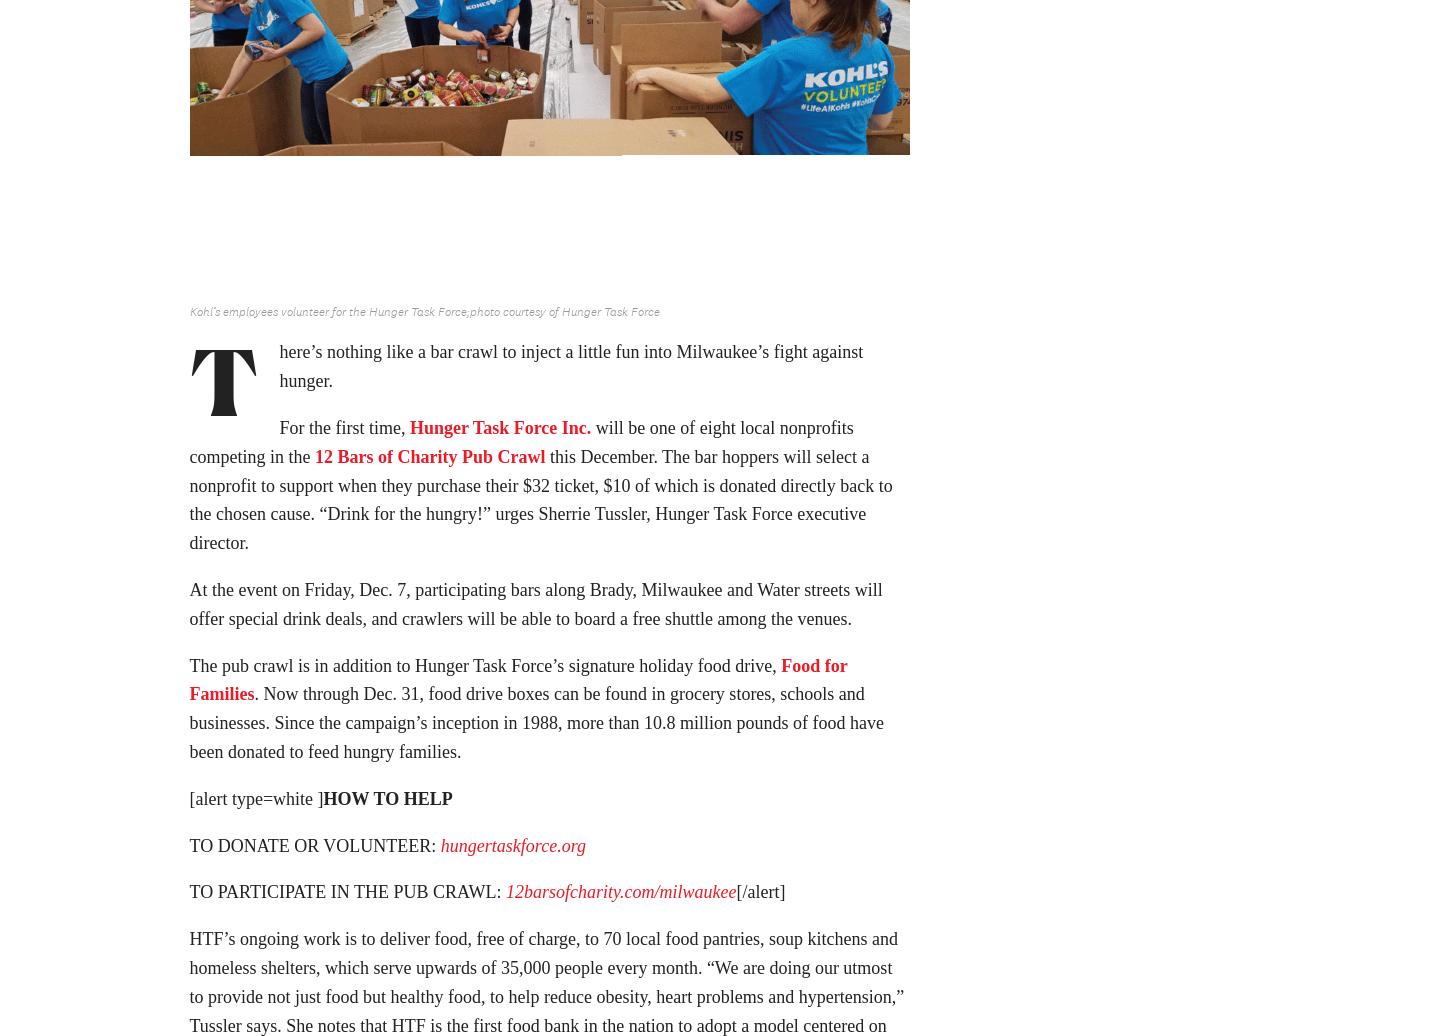 This screenshot has width=1450, height=1036. What do you see at coordinates (485, 671) in the screenshot?
I see `'The pub crawl is in addition to Hunger Task Force’s signature holiday food drive,'` at bounding box center [485, 671].